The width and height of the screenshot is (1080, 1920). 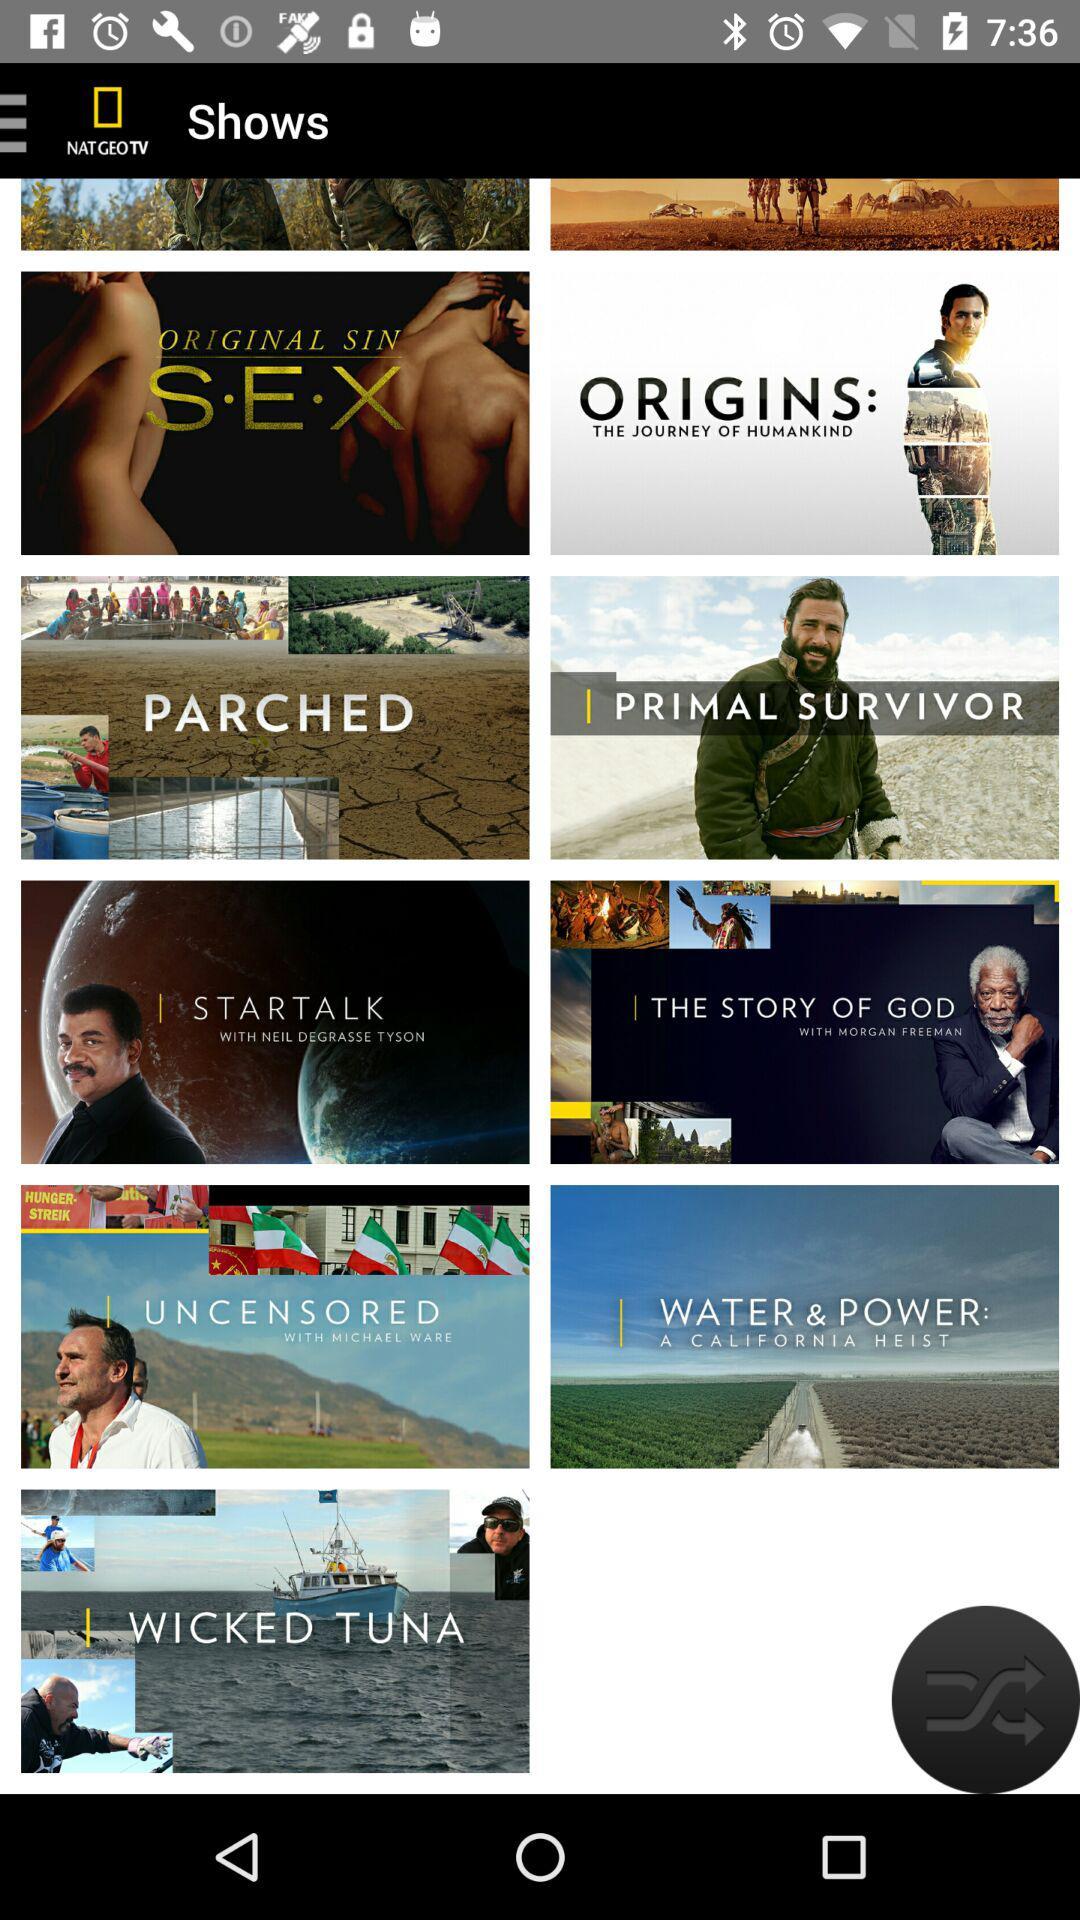 I want to click on home button, so click(x=108, y=119).